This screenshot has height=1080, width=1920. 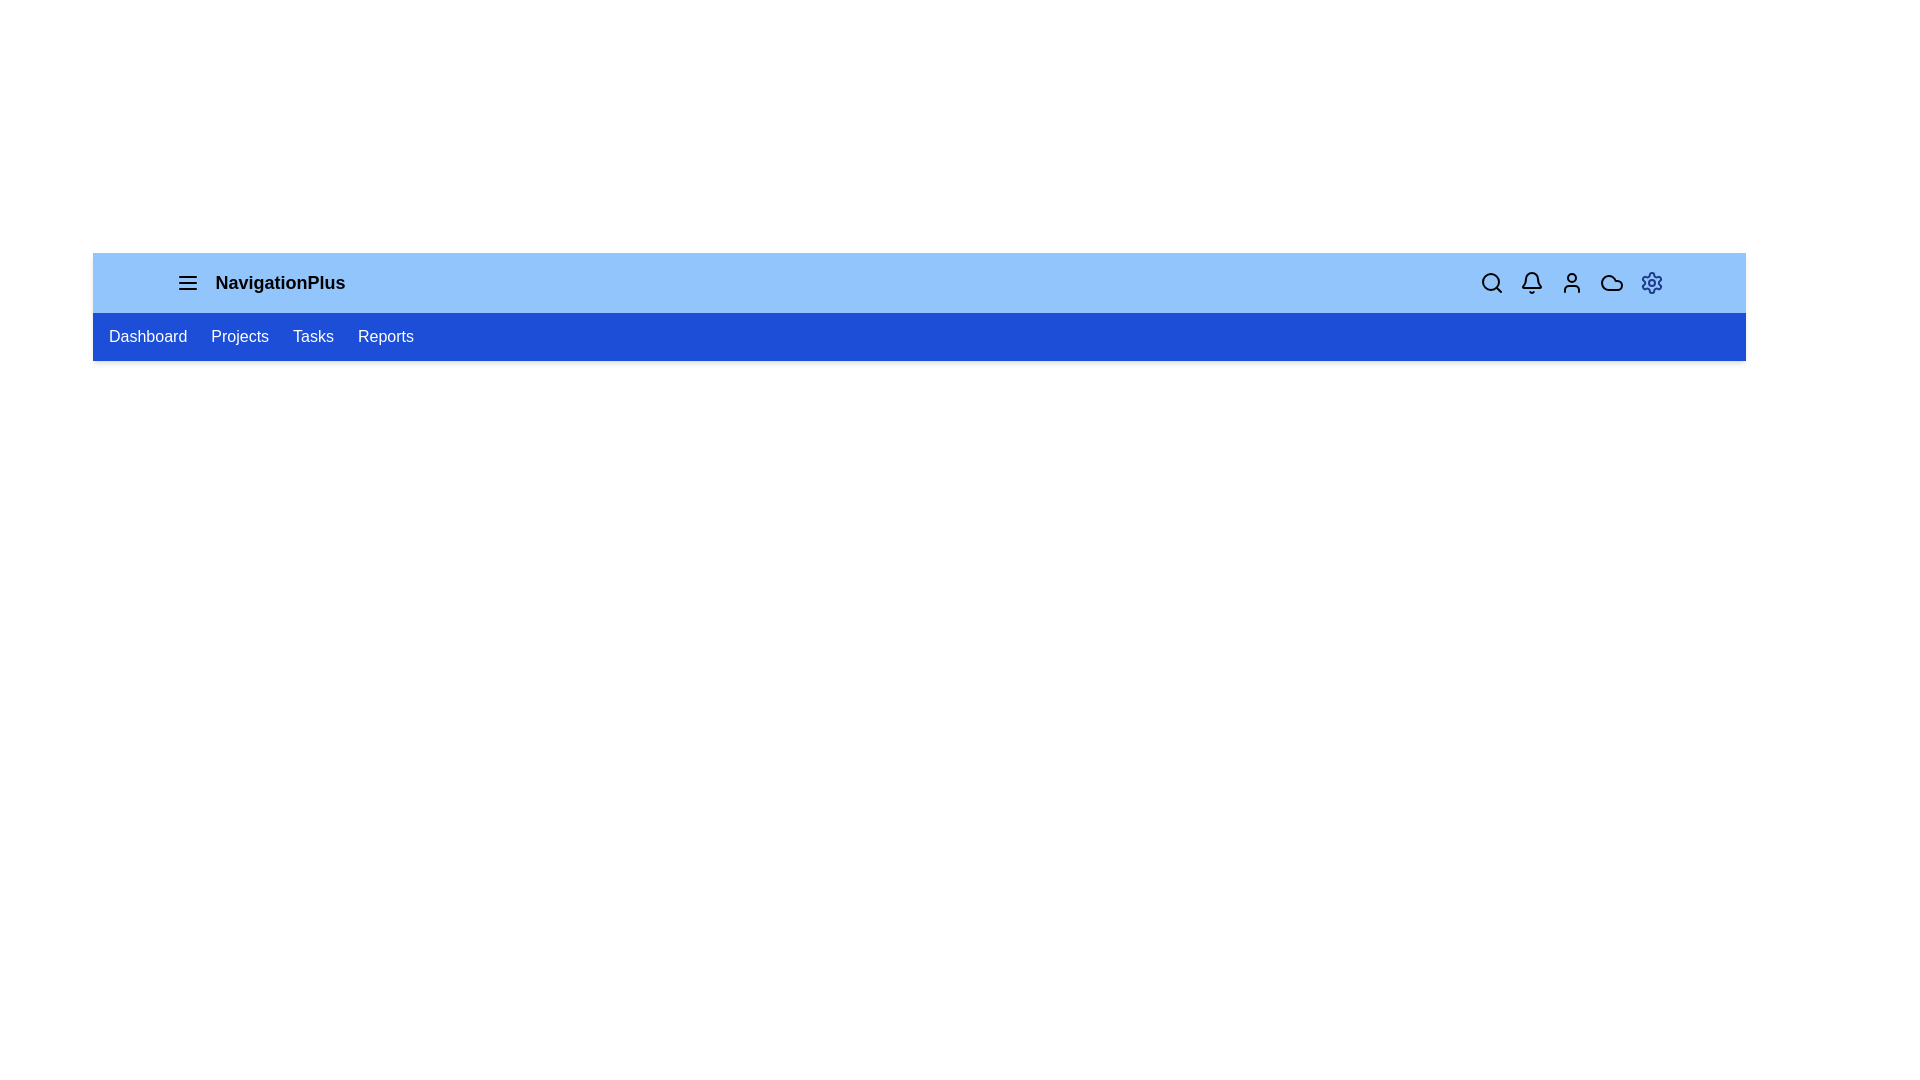 What do you see at coordinates (311, 335) in the screenshot?
I see `the navigation link labeled Tasks` at bounding box center [311, 335].